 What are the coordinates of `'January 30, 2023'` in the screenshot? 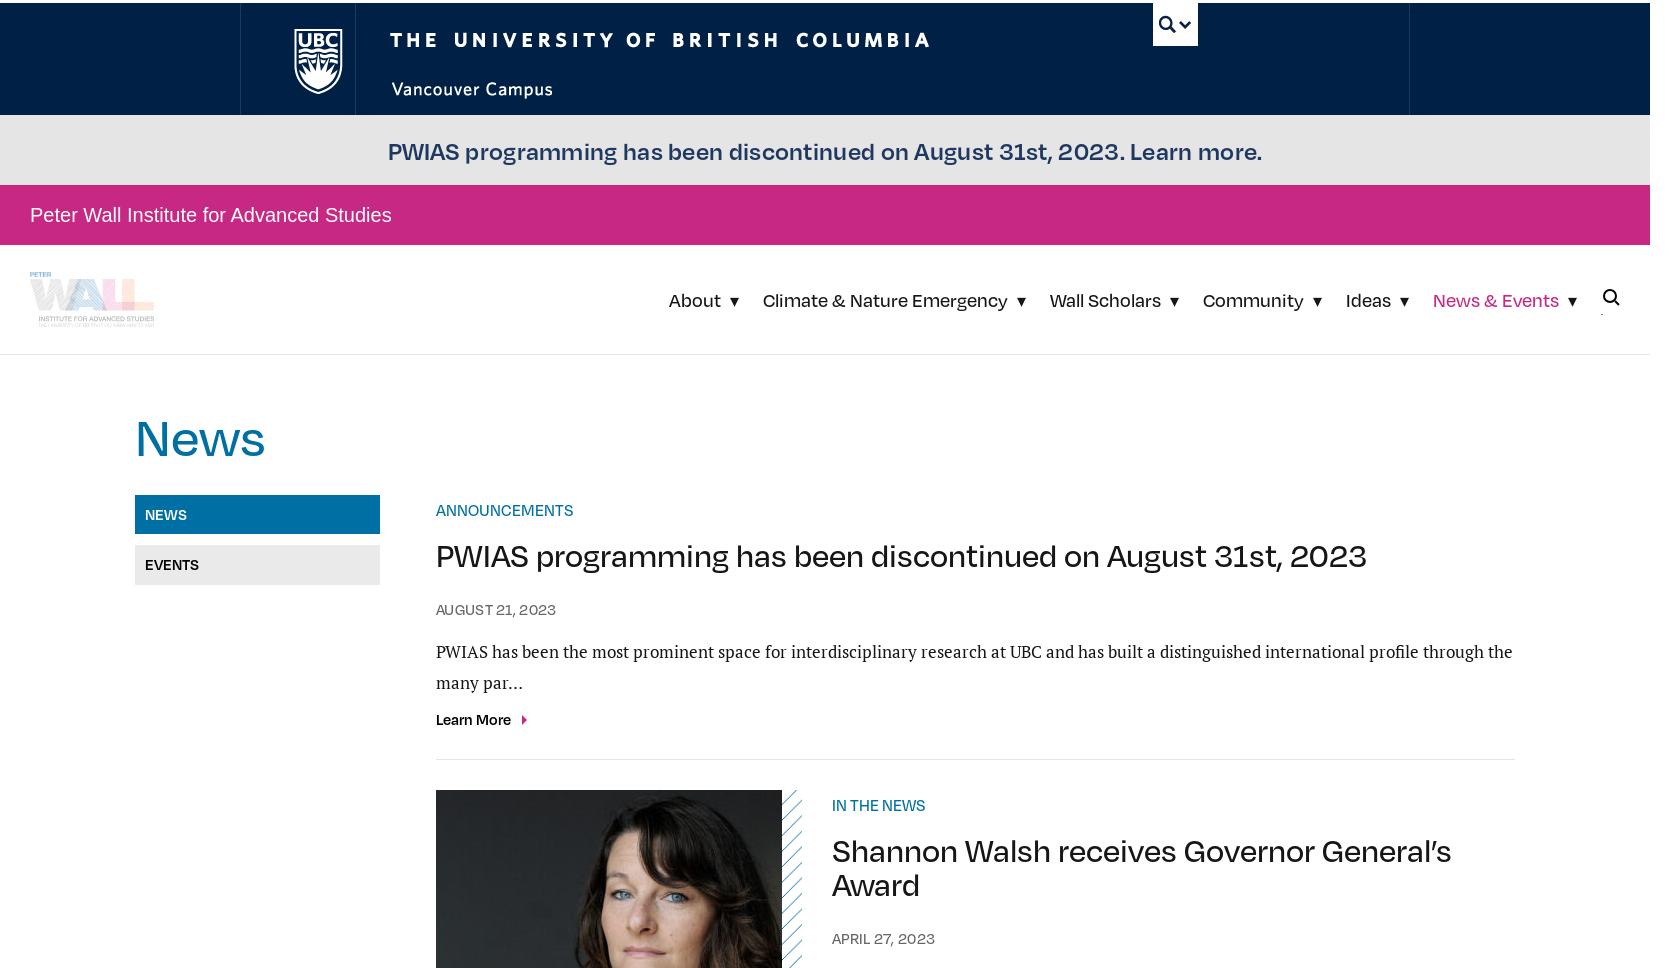 It's located at (831, 21).